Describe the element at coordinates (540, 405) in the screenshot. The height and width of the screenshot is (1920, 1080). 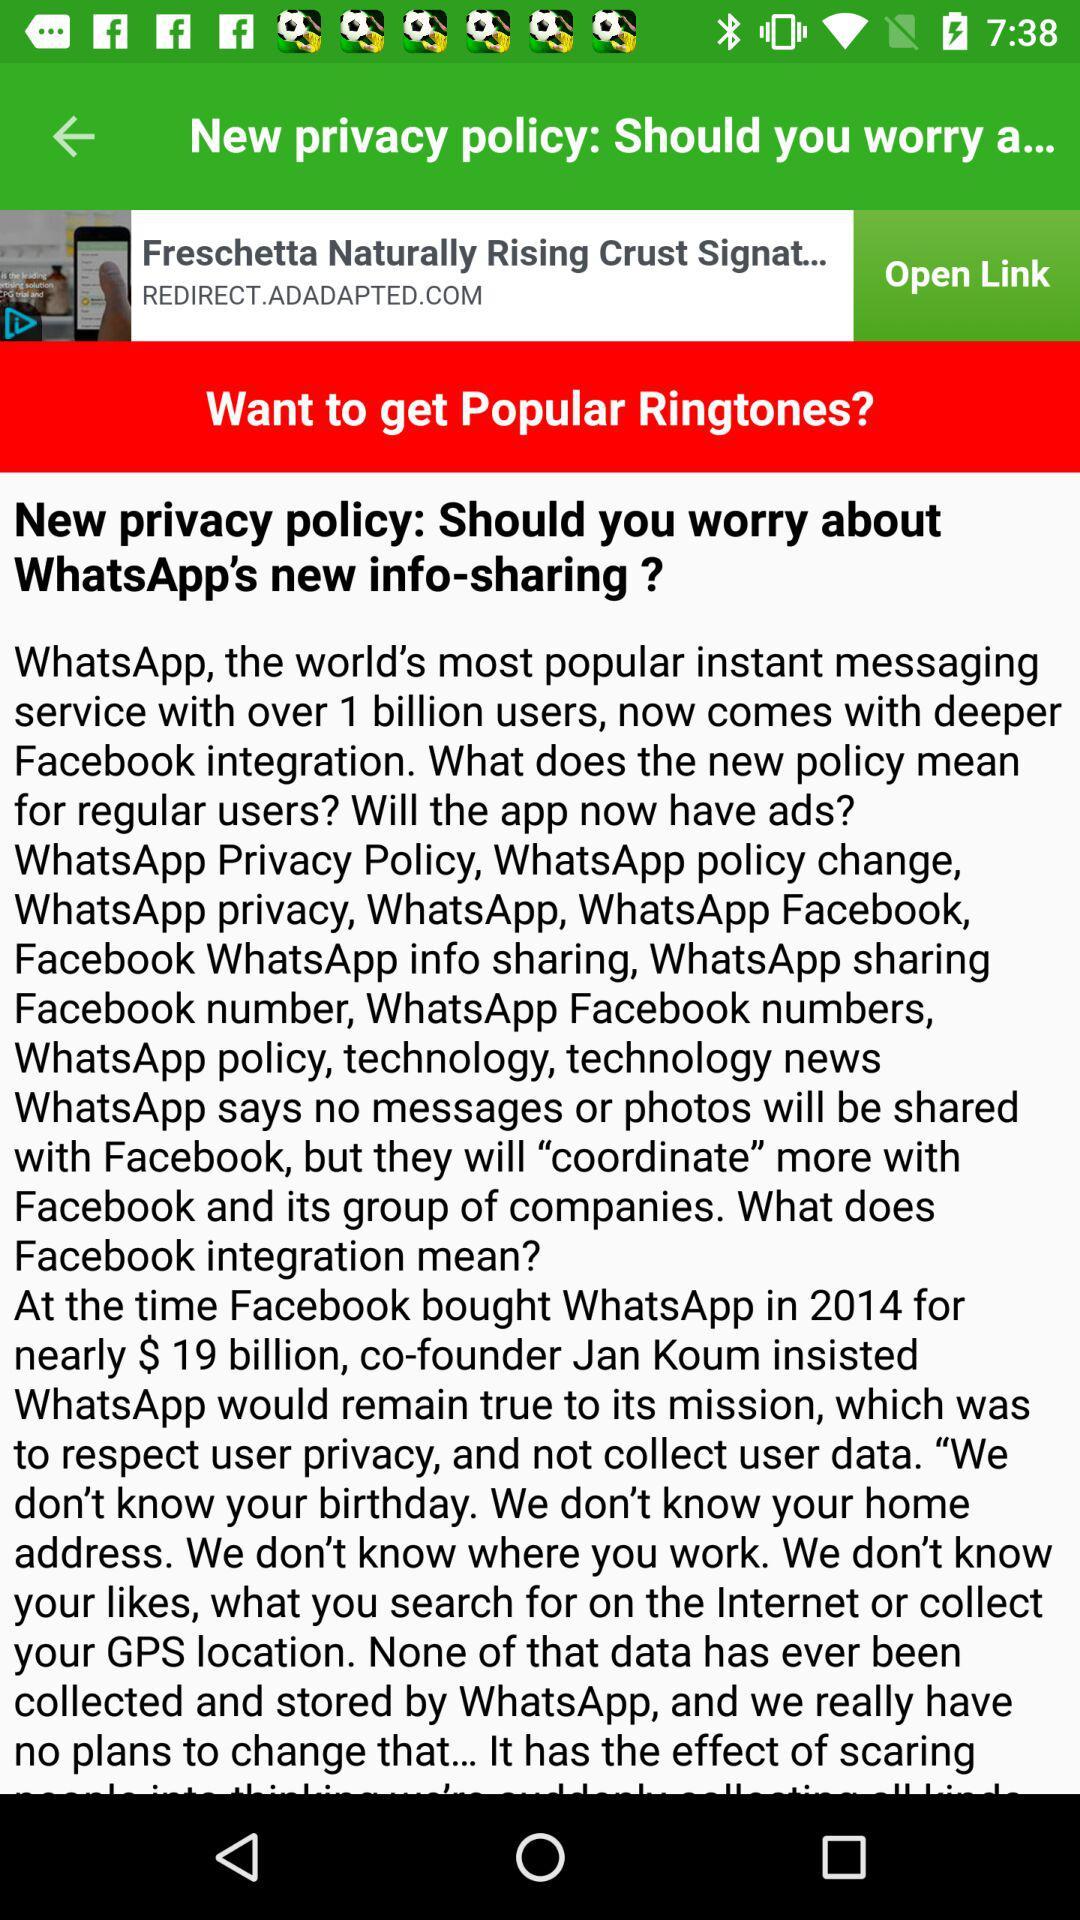
I see `want to get icon` at that location.